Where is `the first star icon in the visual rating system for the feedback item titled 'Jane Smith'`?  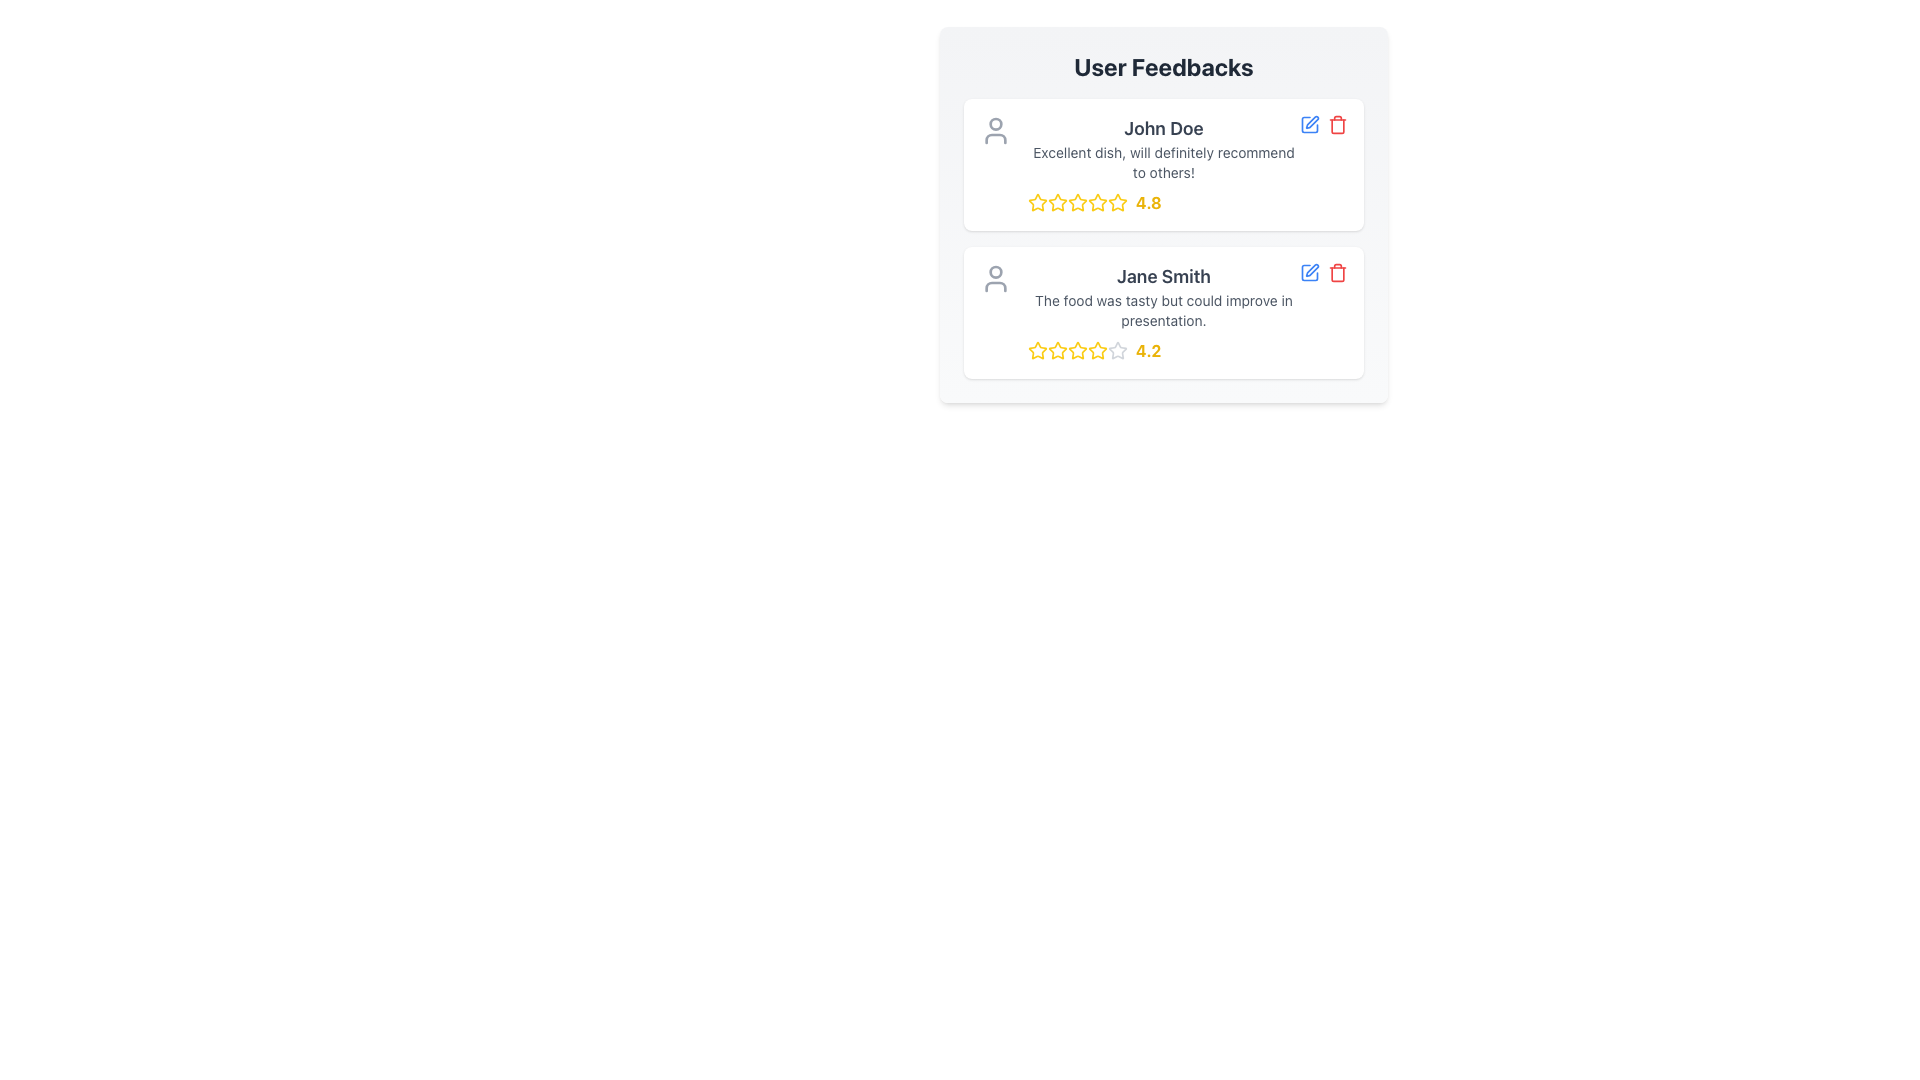 the first star icon in the visual rating system for the feedback item titled 'Jane Smith' is located at coordinates (1037, 349).